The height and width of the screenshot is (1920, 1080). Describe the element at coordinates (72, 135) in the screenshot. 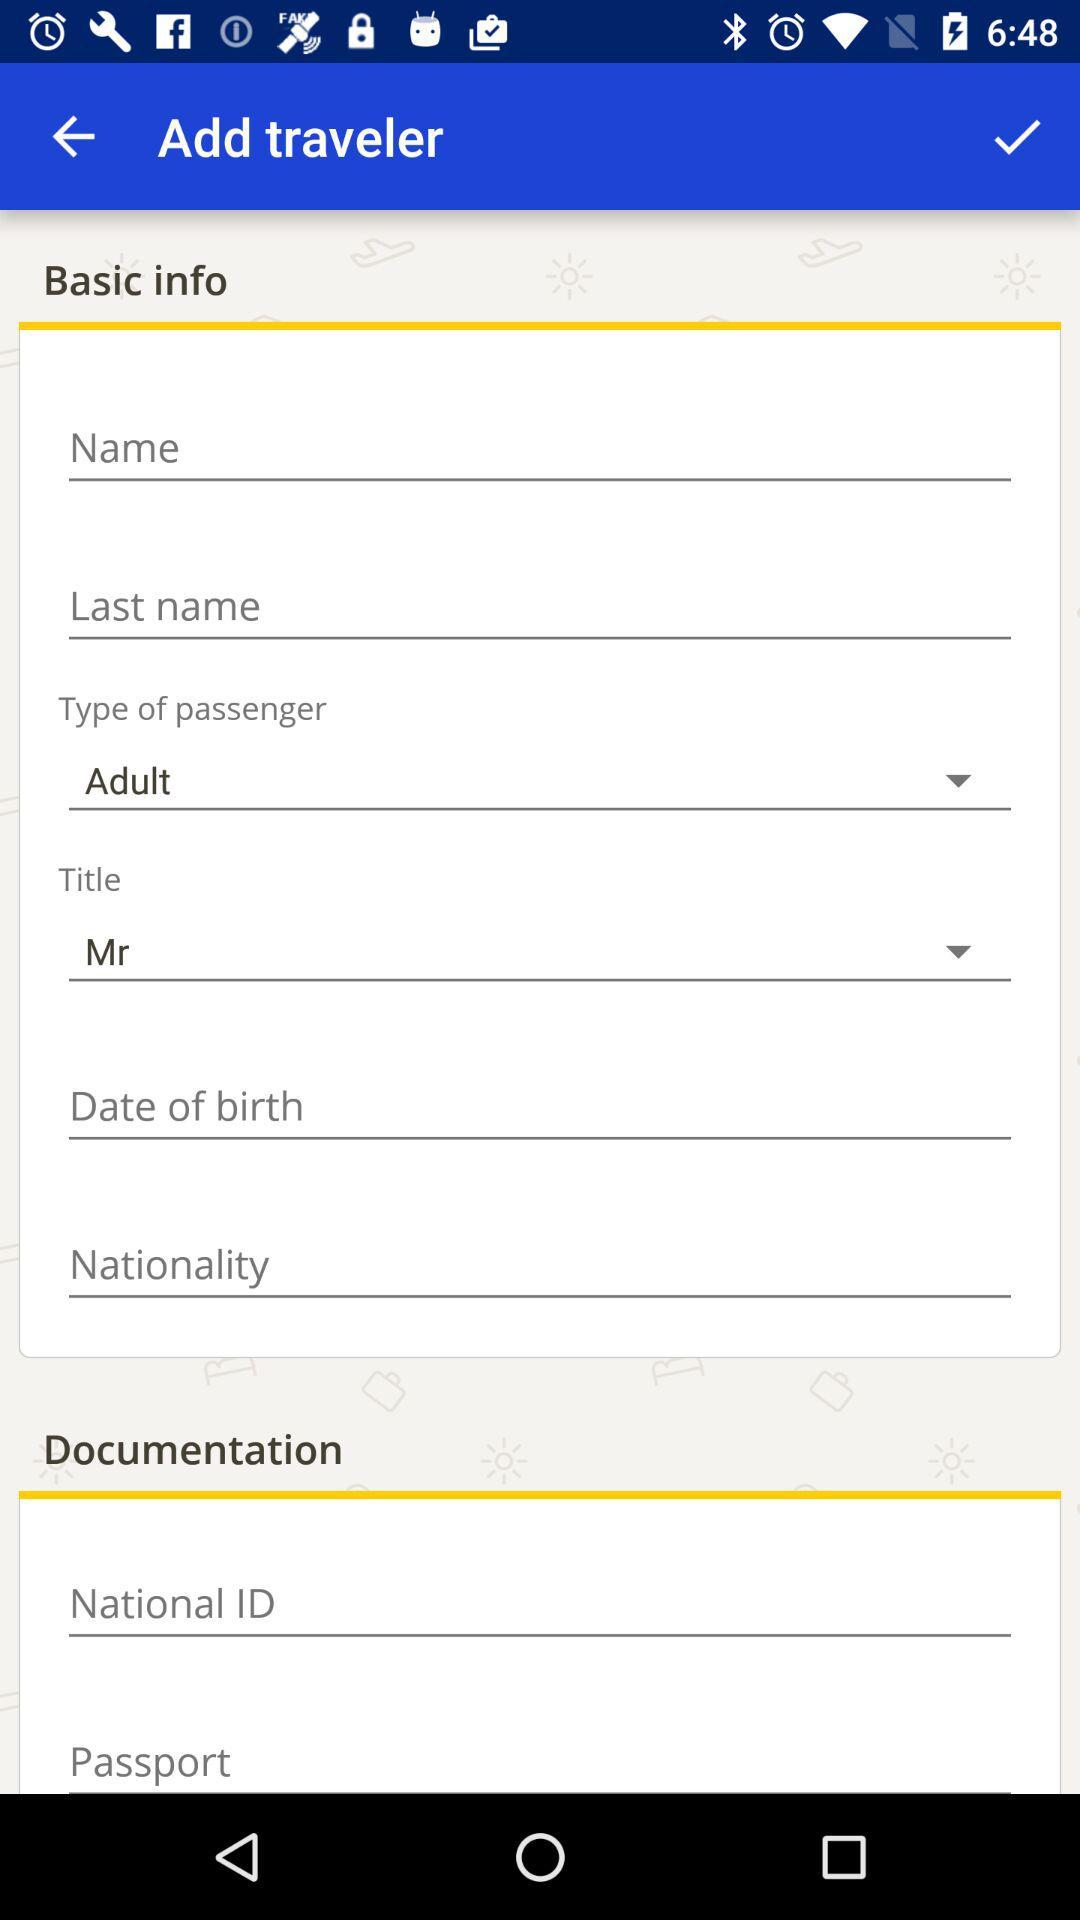

I see `item to the left of the add traveler` at that location.